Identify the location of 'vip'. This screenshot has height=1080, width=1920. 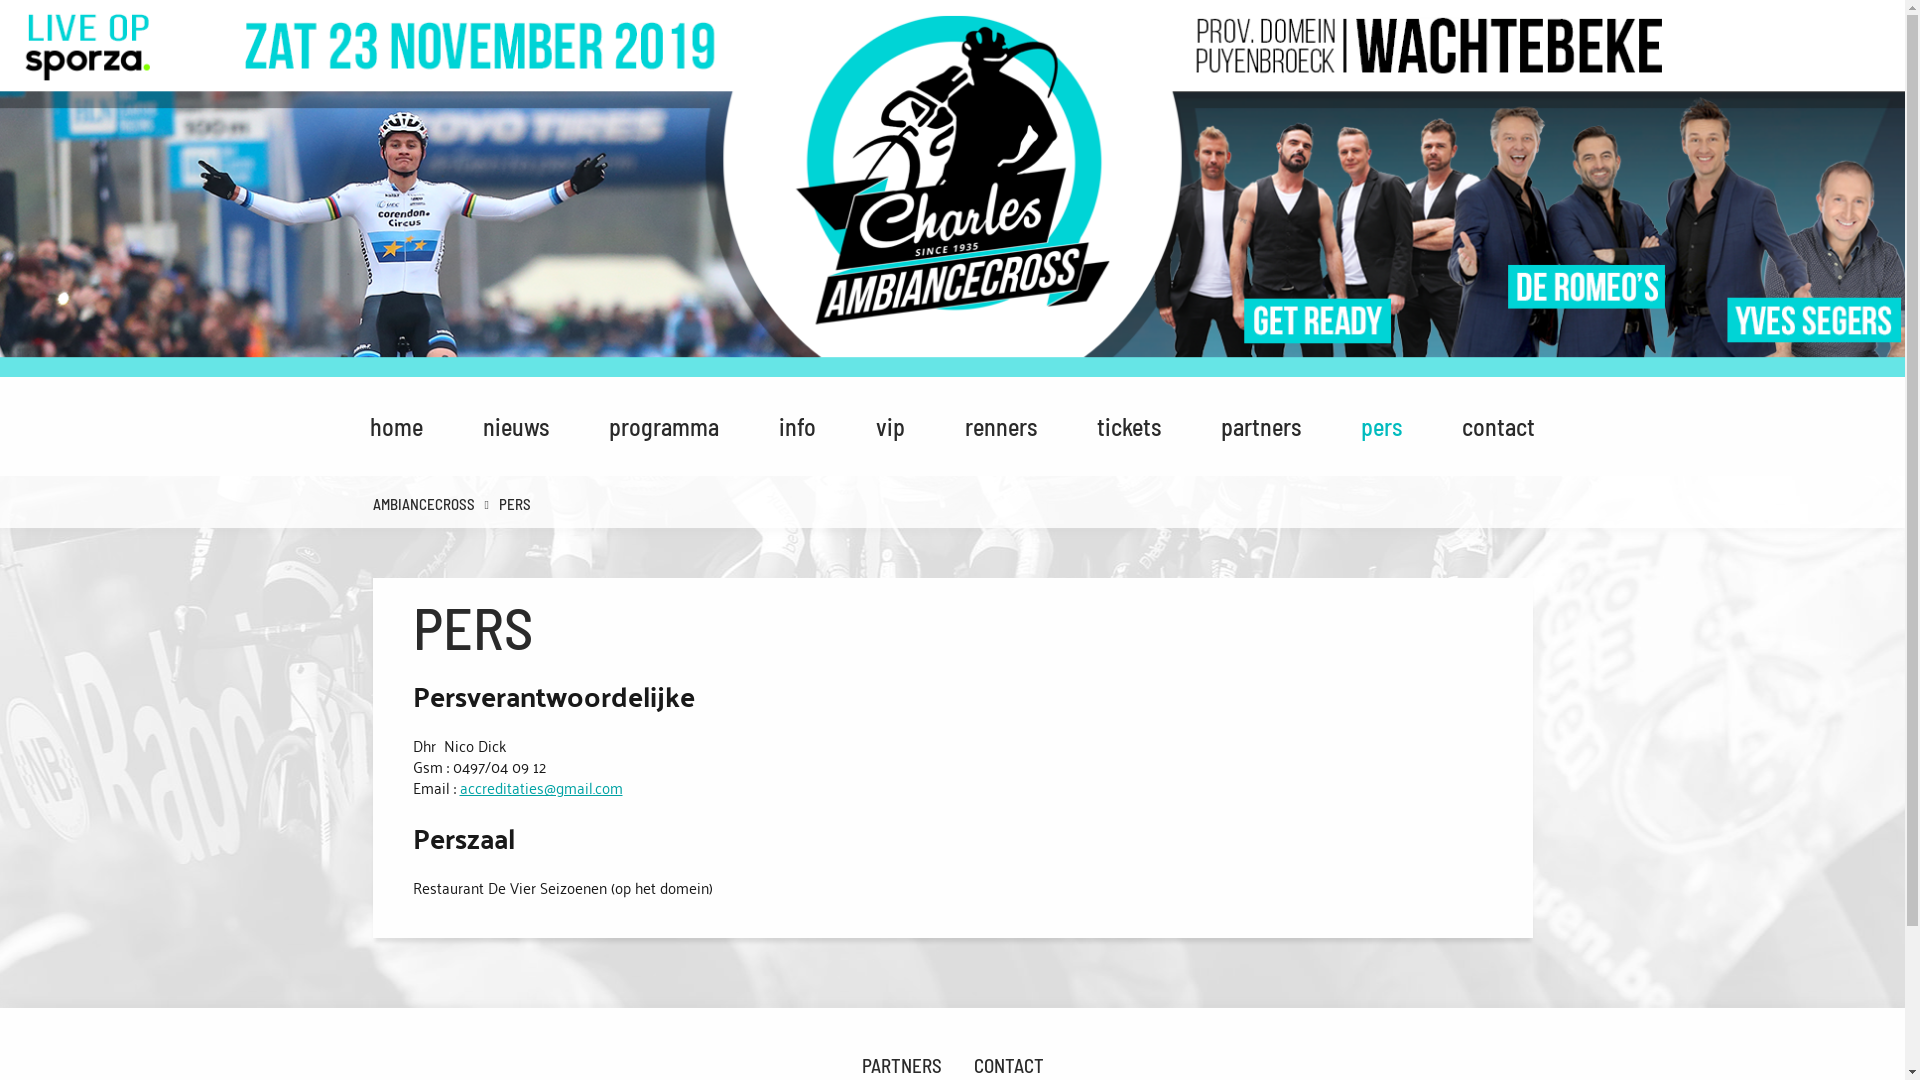
(889, 425).